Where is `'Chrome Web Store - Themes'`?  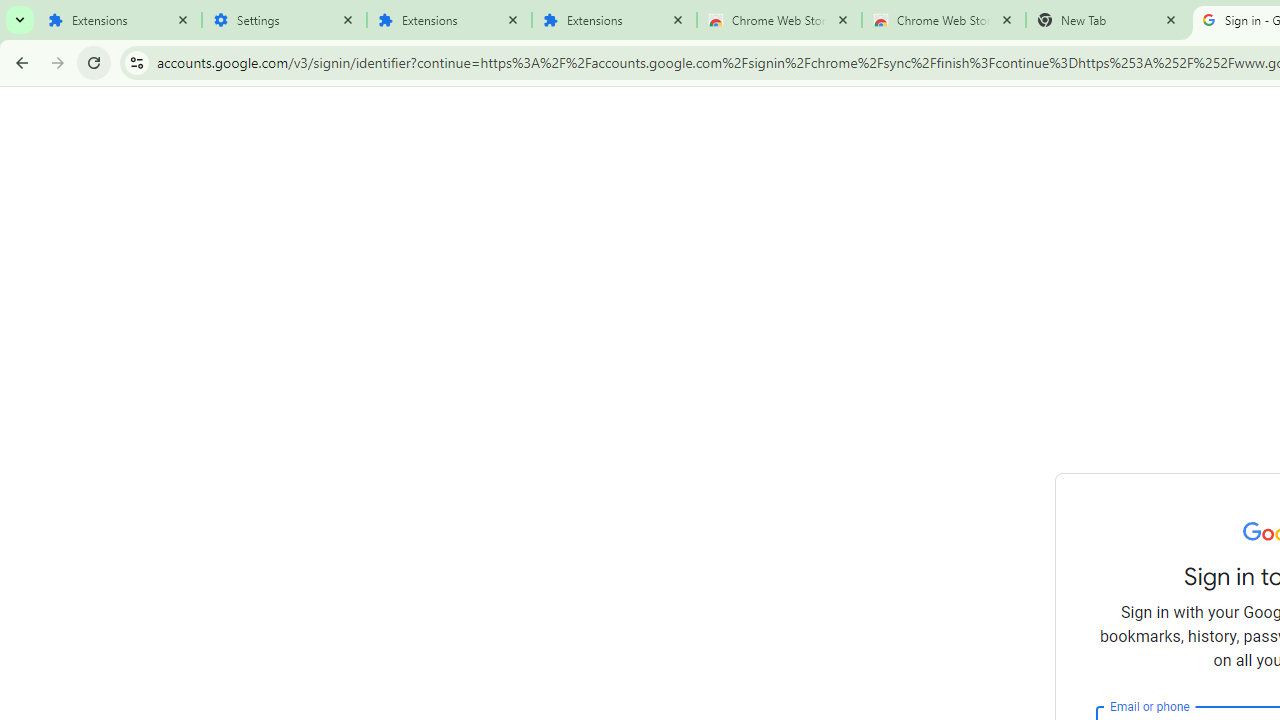 'Chrome Web Store - Themes' is located at coordinates (943, 20).